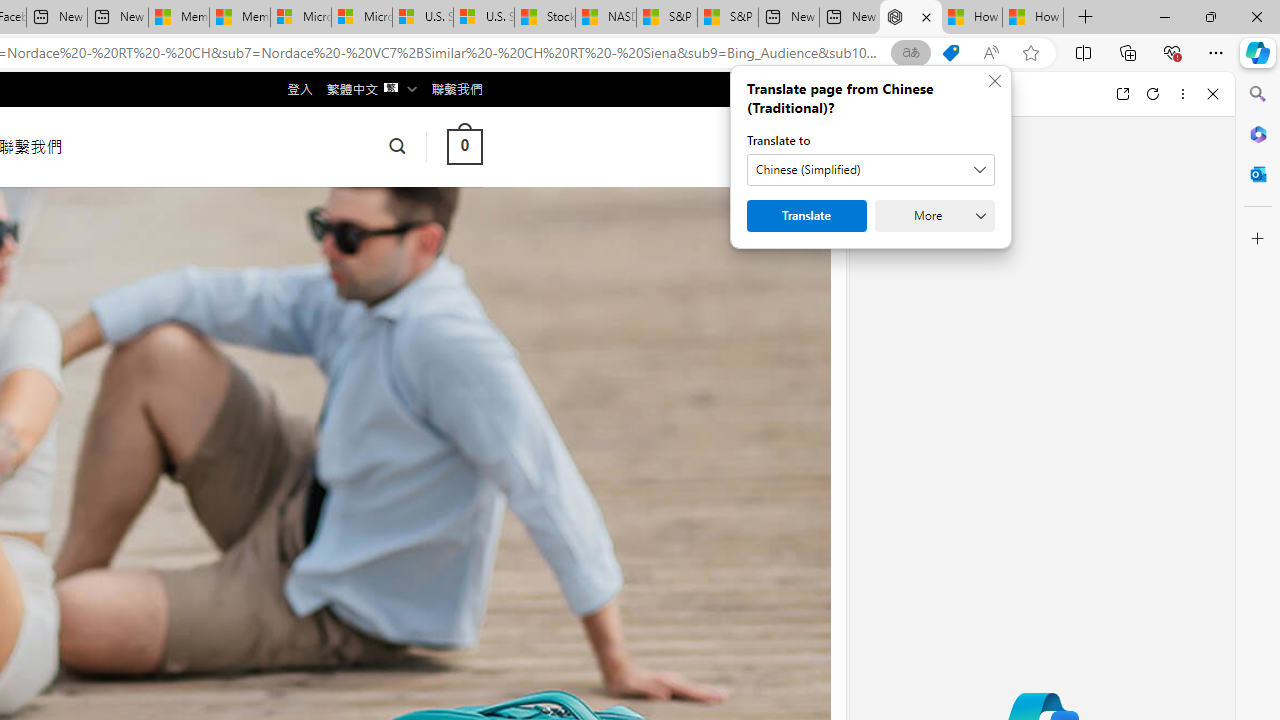 The image size is (1280, 720). What do you see at coordinates (807, 216) in the screenshot?
I see `'Translate'` at bounding box center [807, 216].